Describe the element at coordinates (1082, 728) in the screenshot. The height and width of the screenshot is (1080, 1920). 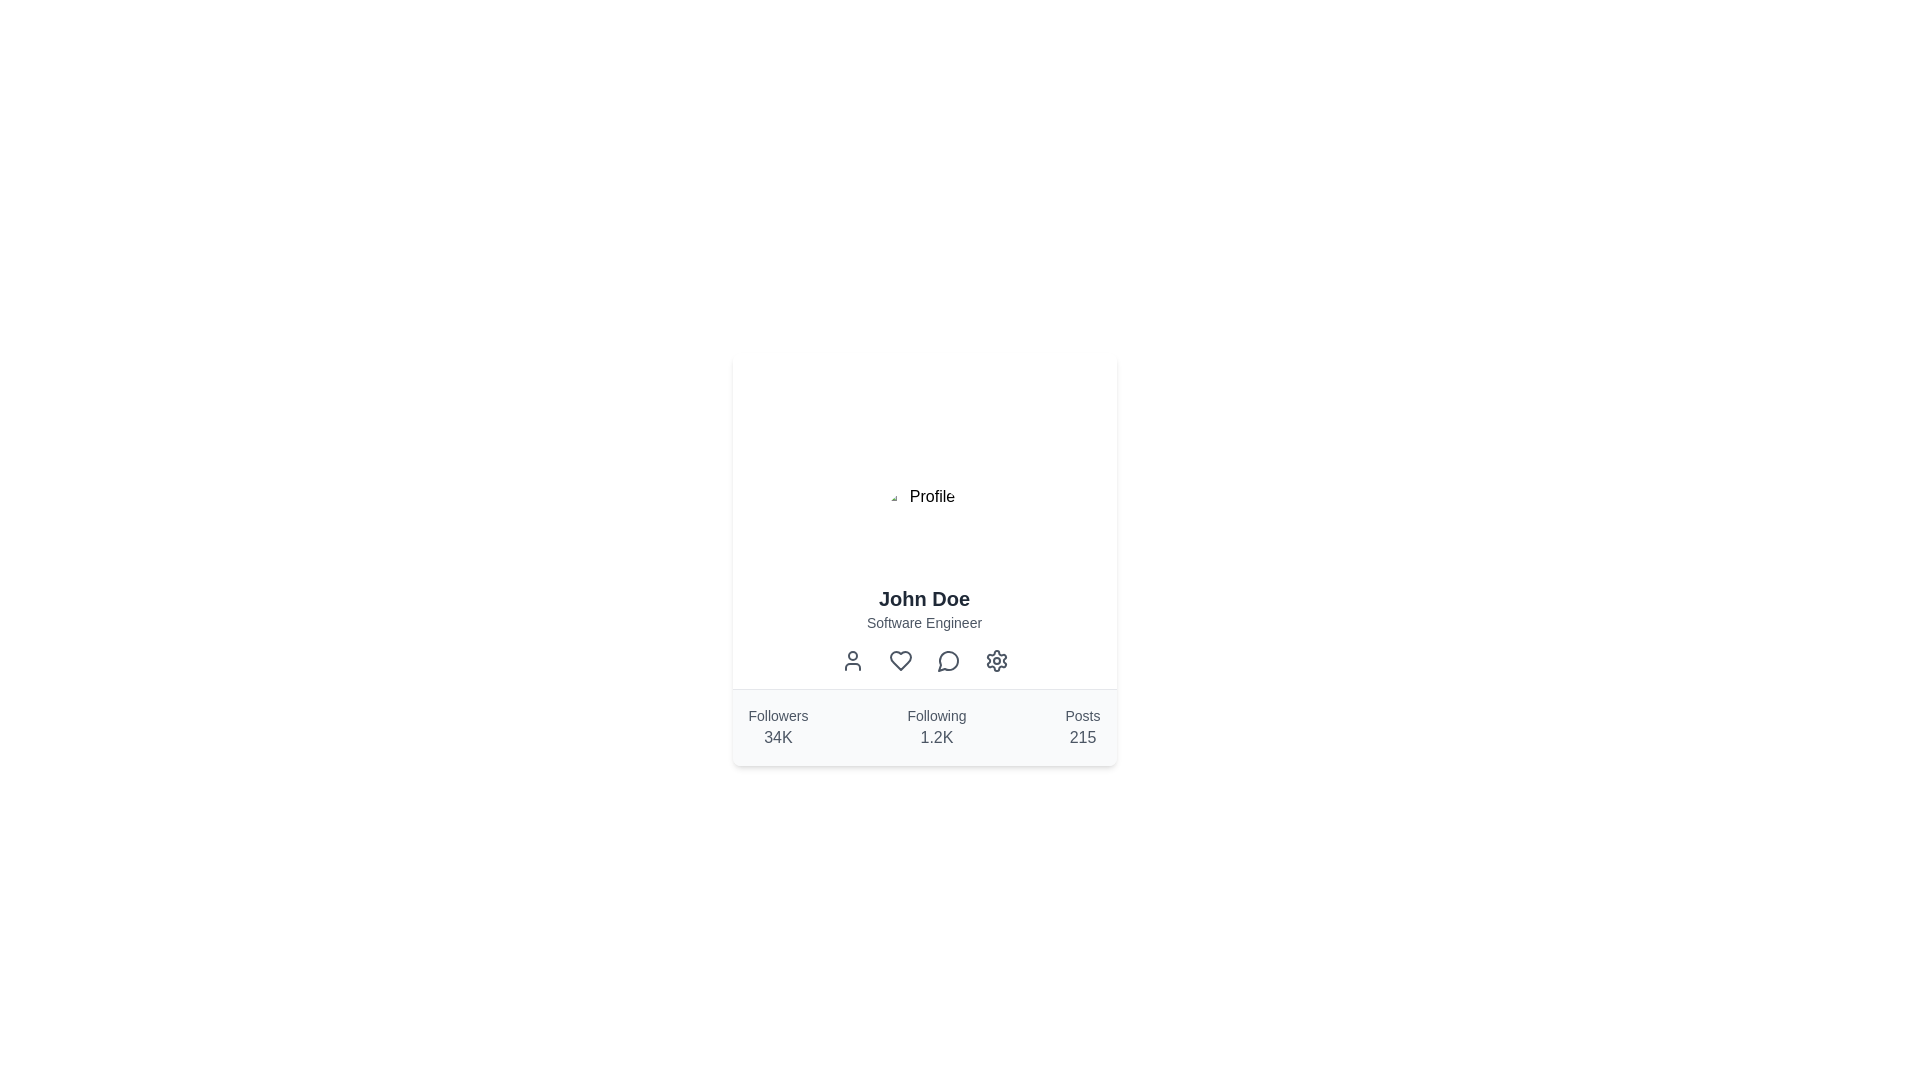
I see `the informational text display showing 'Posts' and '215', located at the far right of the card` at that location.